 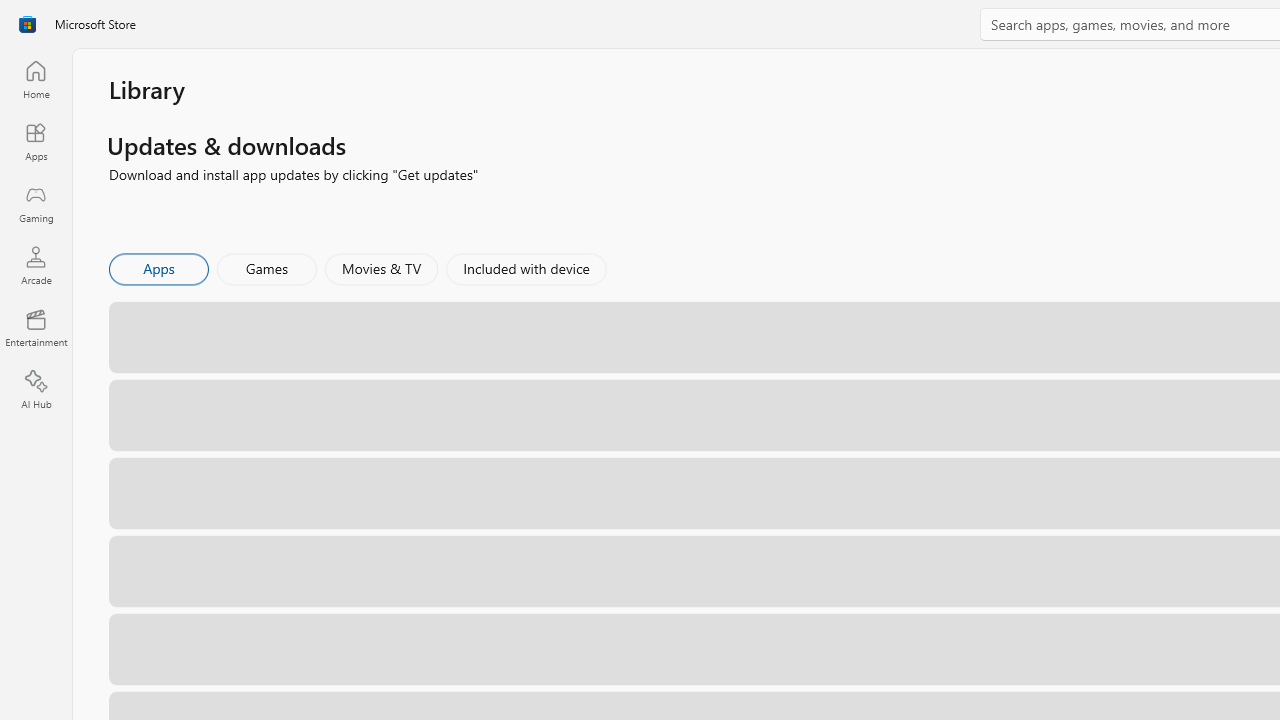 I want to click on 'Entertainment', so click(x=35, y=326).